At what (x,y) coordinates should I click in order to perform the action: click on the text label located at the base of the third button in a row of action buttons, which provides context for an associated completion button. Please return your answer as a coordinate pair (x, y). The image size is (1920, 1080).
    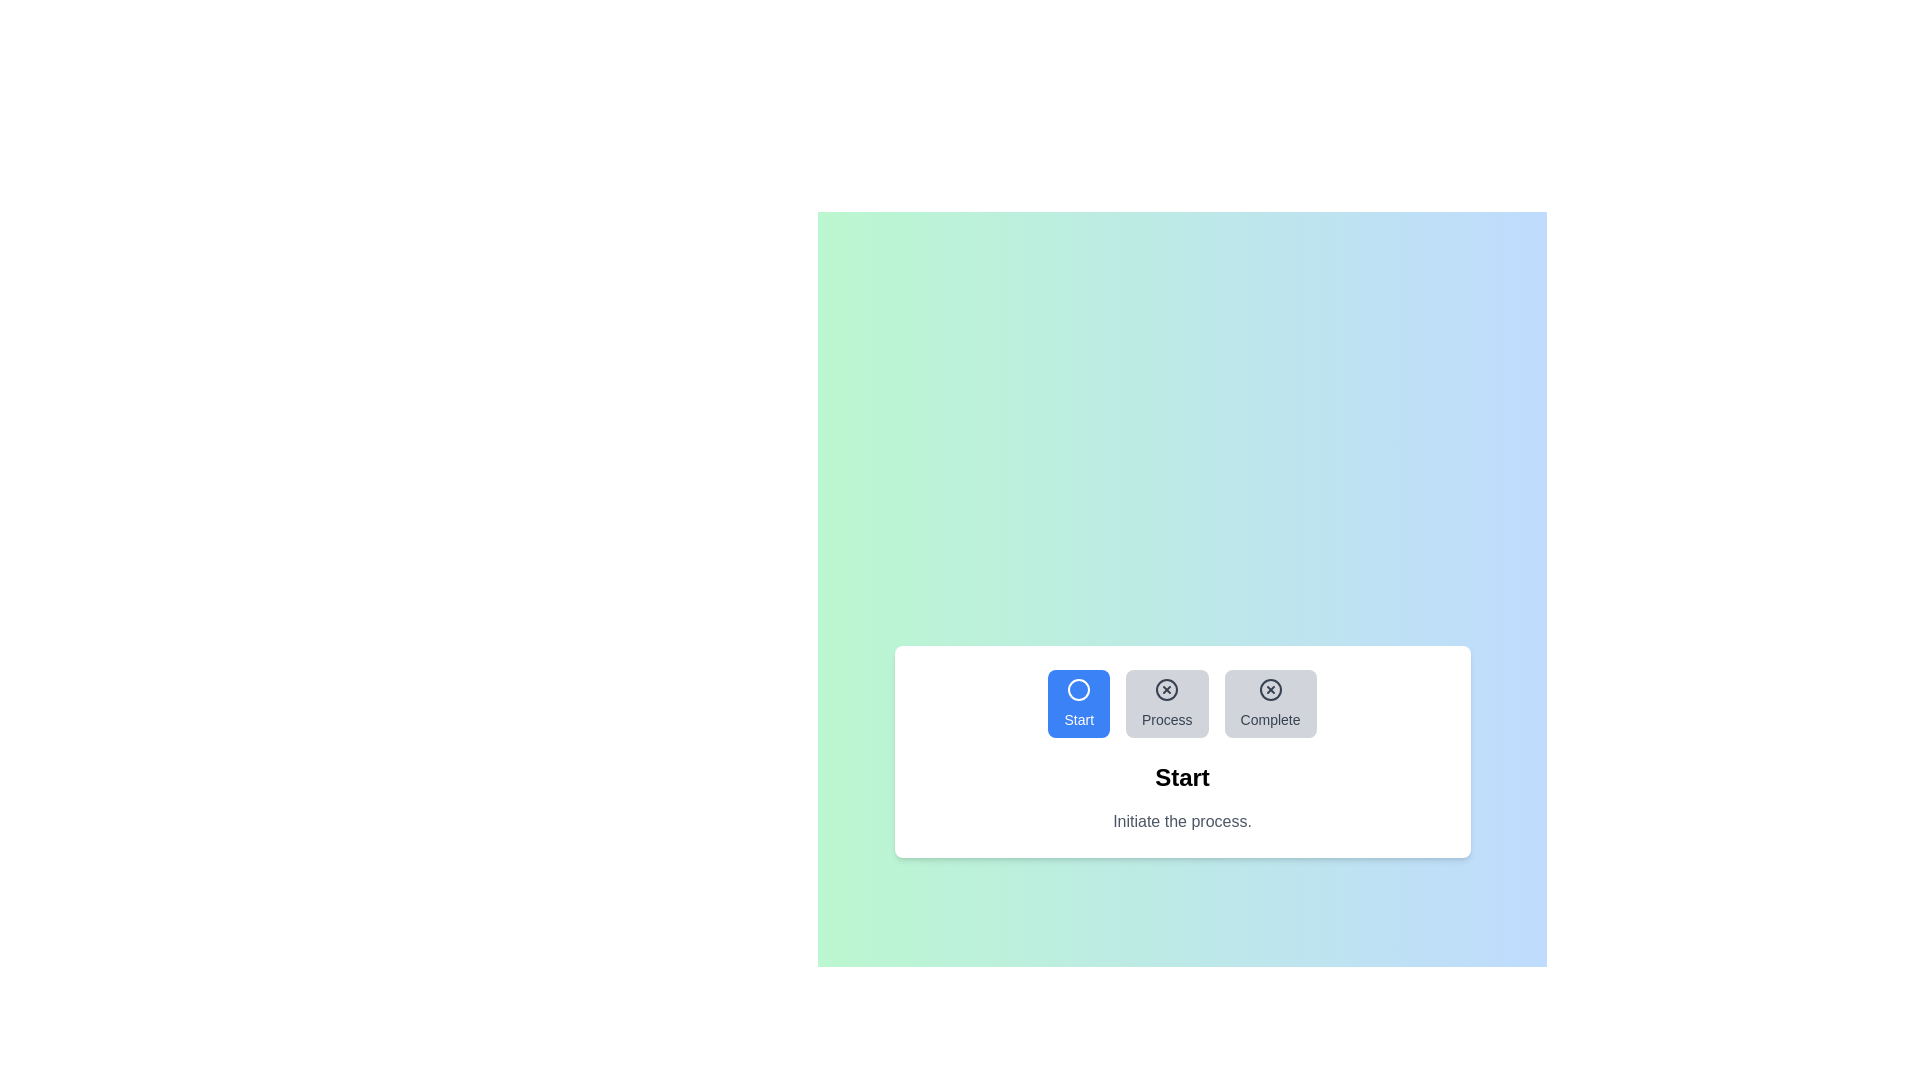
    Looking at the image, I should click on (1269, 720).